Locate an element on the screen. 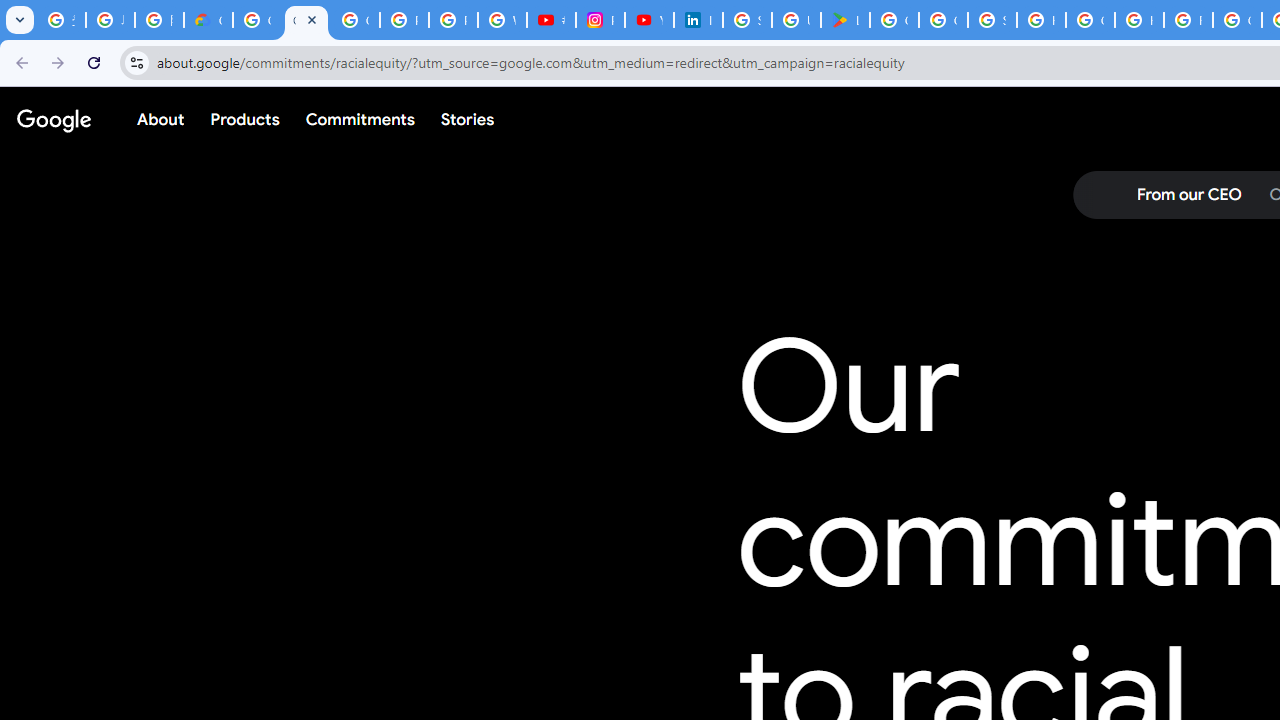 The image size is (1280, 720). 'Sign in - Google Accounts' is located at coordinates (746, 20).